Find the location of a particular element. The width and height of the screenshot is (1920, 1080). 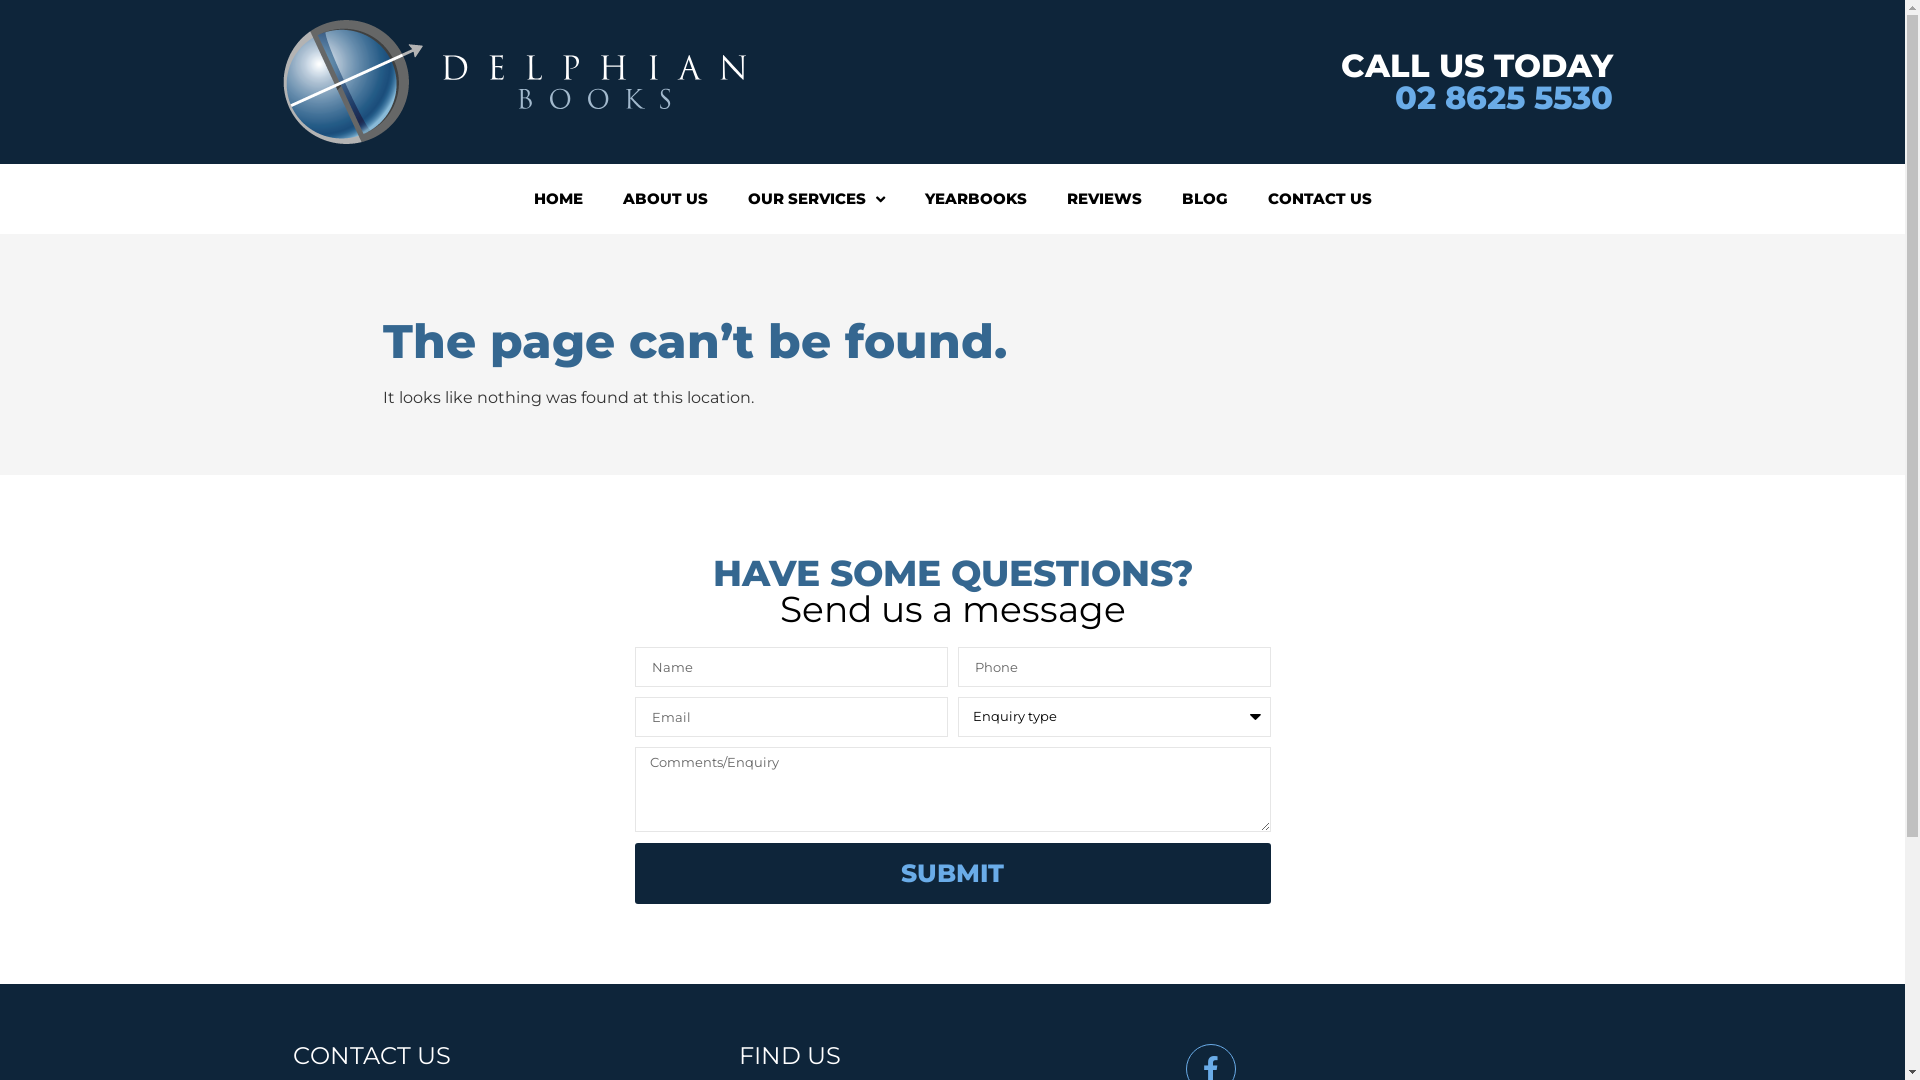

'REVIEWS' is located at coordinates (1102, 199).